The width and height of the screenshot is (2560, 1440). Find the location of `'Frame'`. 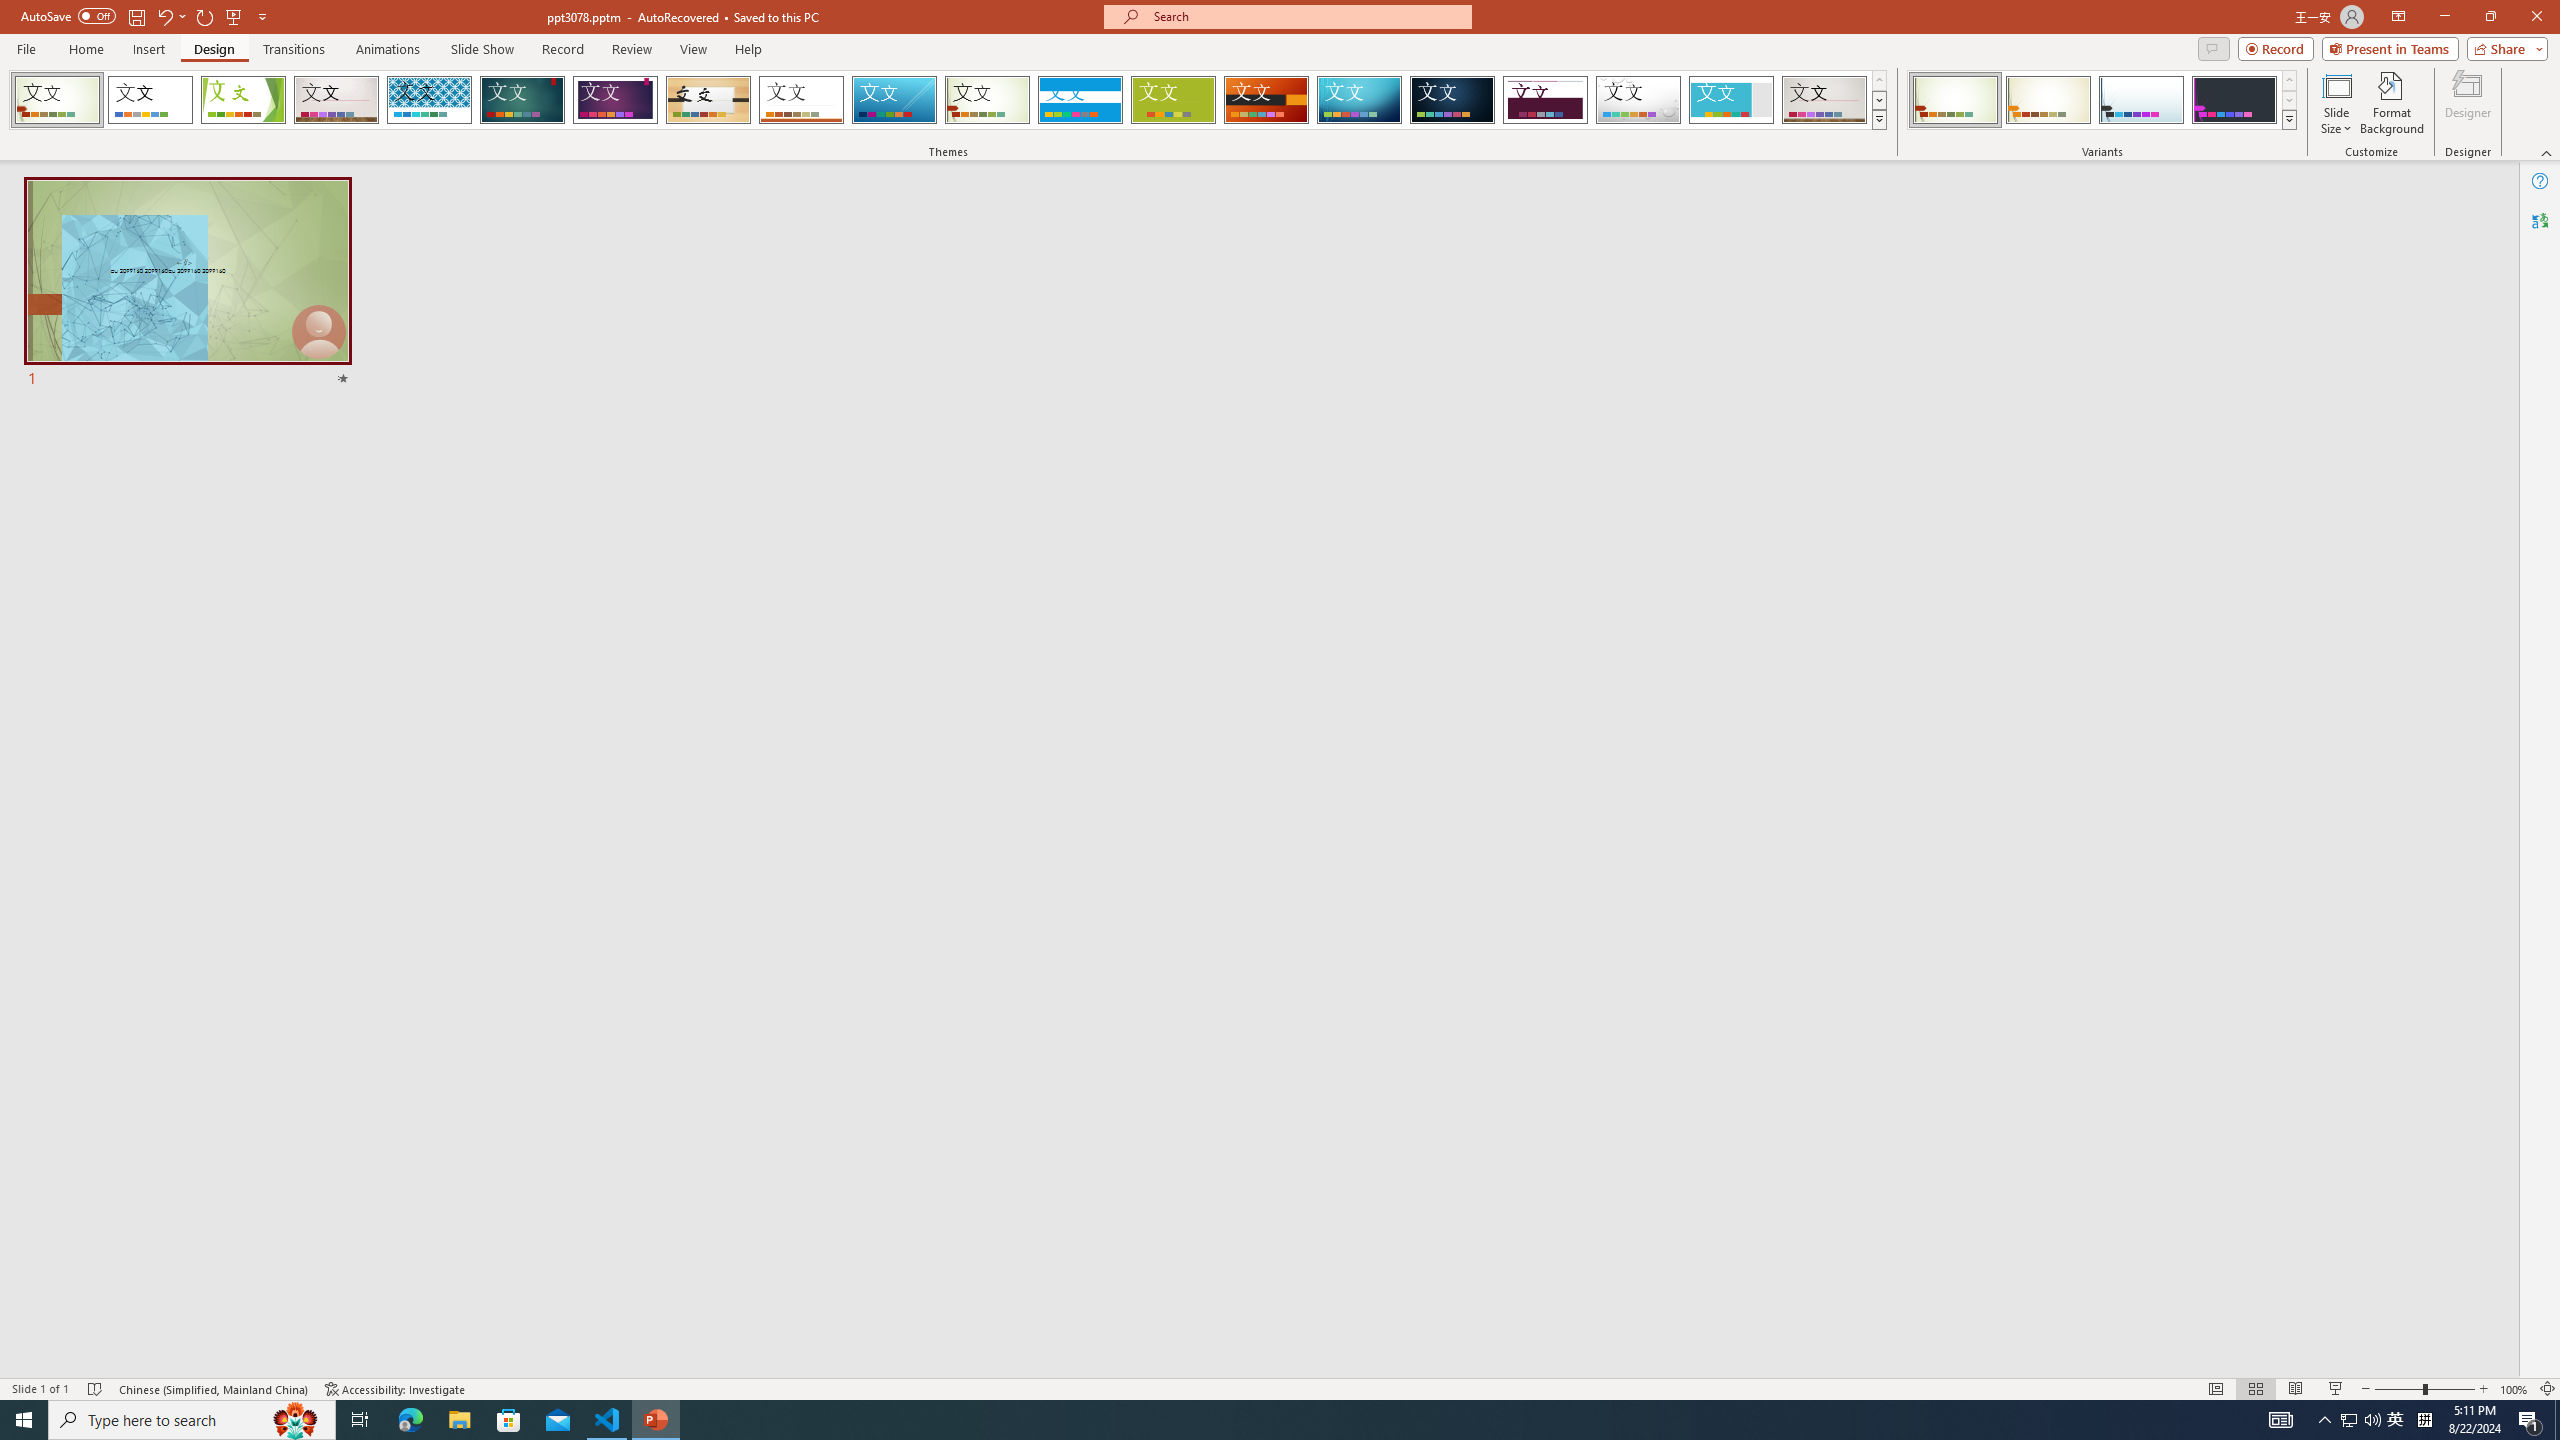

'Frame' is located at coordinates (1731, 99).